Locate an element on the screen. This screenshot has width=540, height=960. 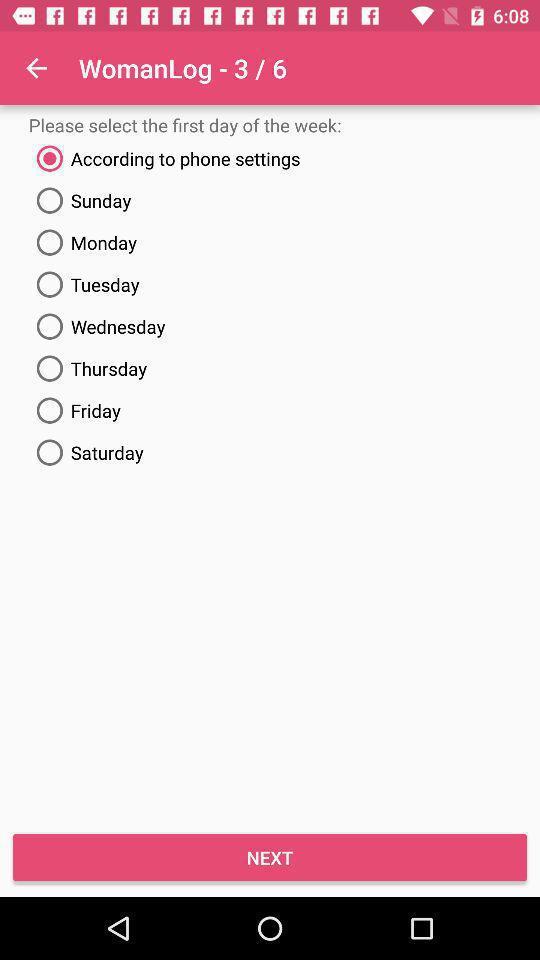
the icon below sunday is located at coordinates (270, 241).